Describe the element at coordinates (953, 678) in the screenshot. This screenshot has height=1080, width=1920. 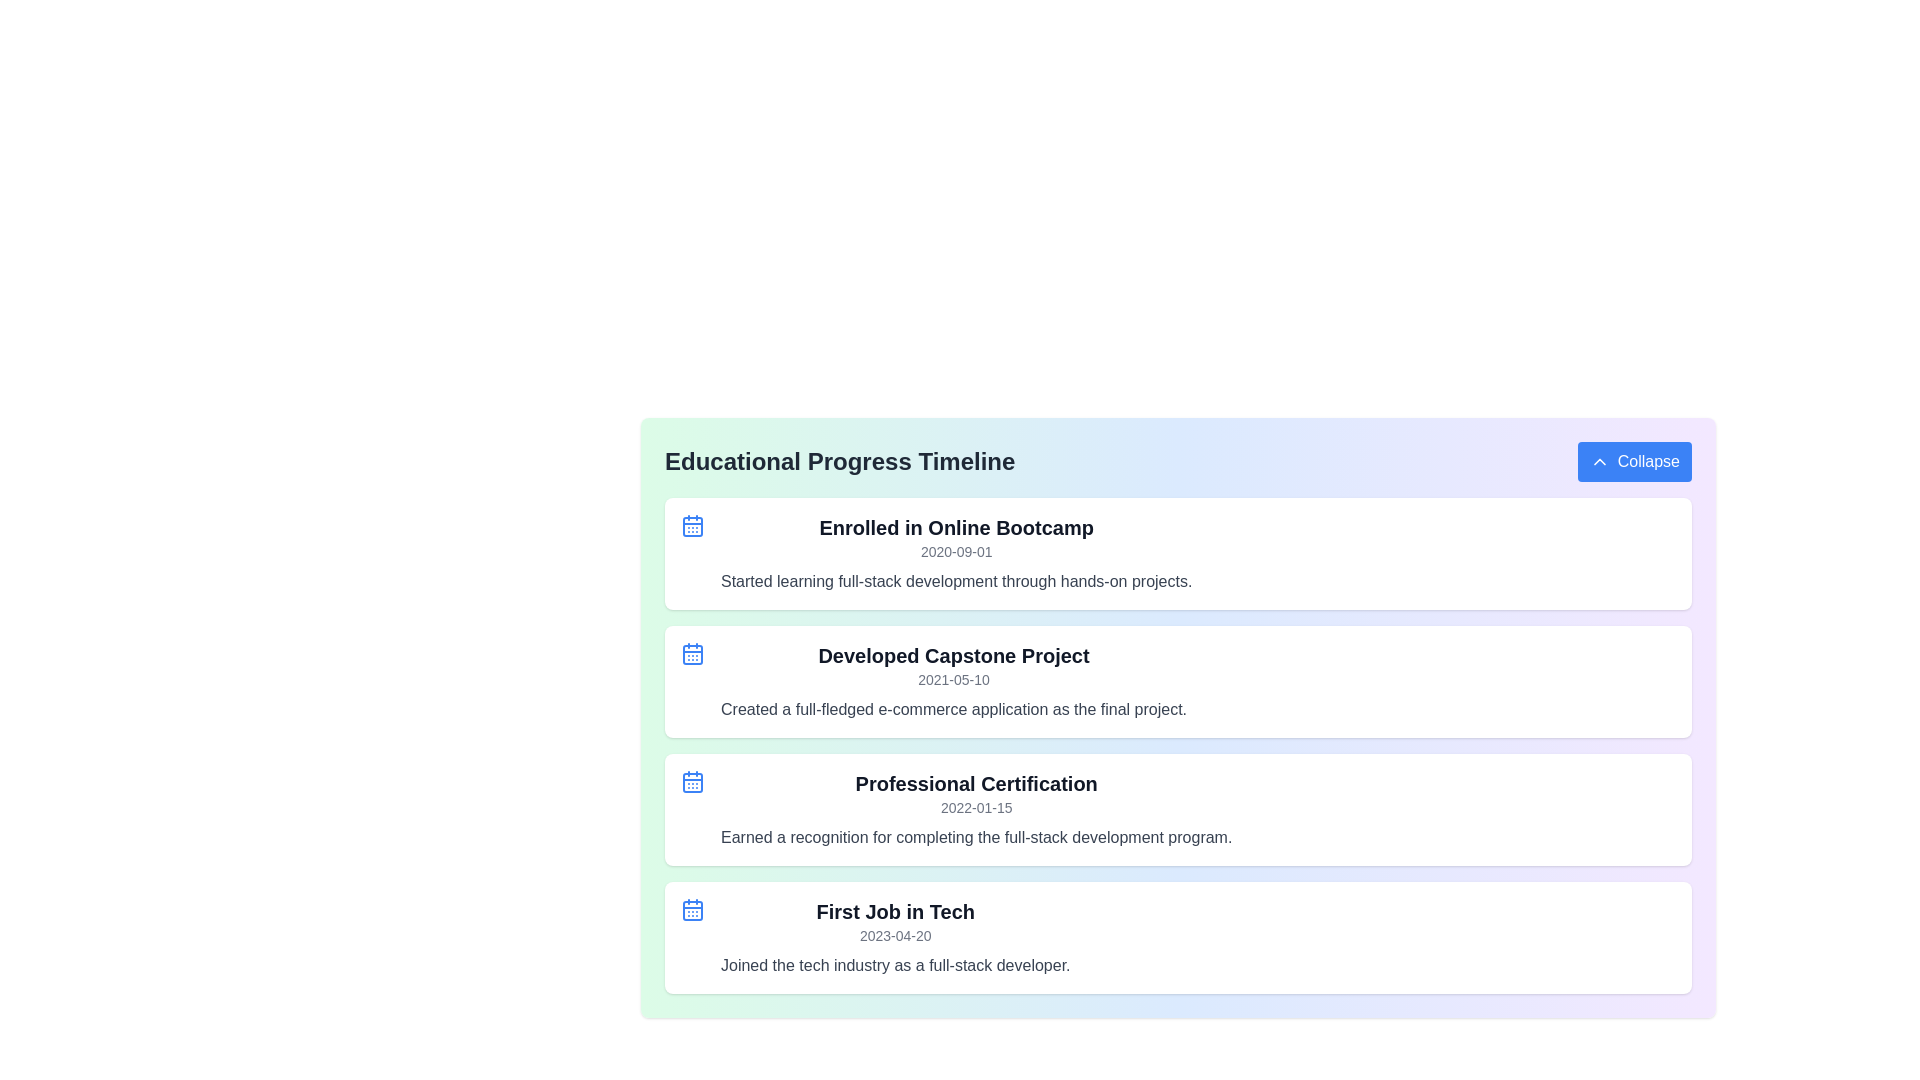
I see `the static text displaying the date '2021-05-10', which is centrally aligned below the title 'Developed Capstone Project' in a gray and small font` at that location.